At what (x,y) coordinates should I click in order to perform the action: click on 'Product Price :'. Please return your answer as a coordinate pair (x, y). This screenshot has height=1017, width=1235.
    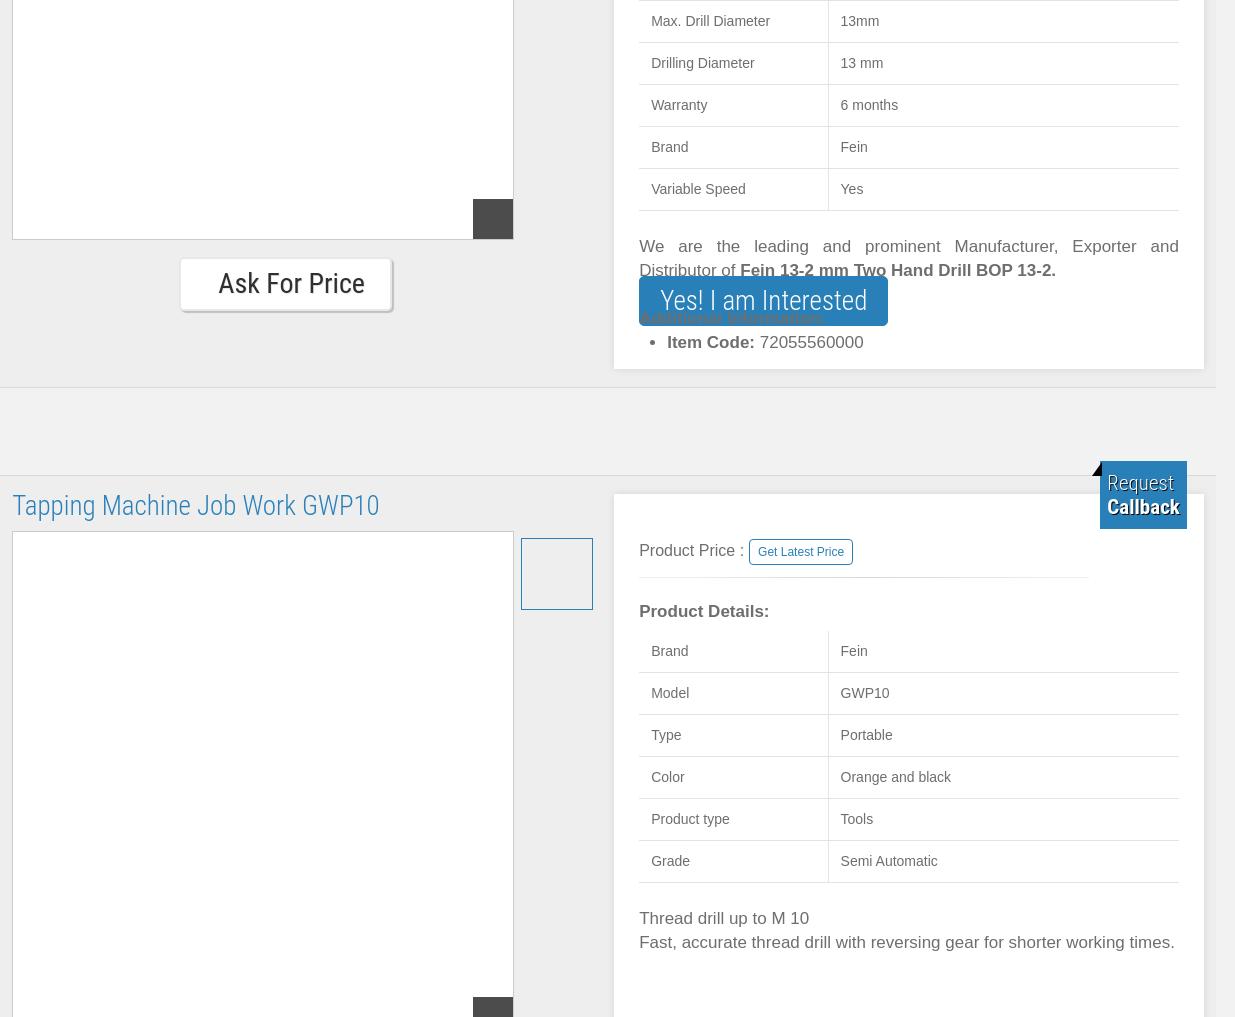
    Looking at the image, I should click on (691, 550).